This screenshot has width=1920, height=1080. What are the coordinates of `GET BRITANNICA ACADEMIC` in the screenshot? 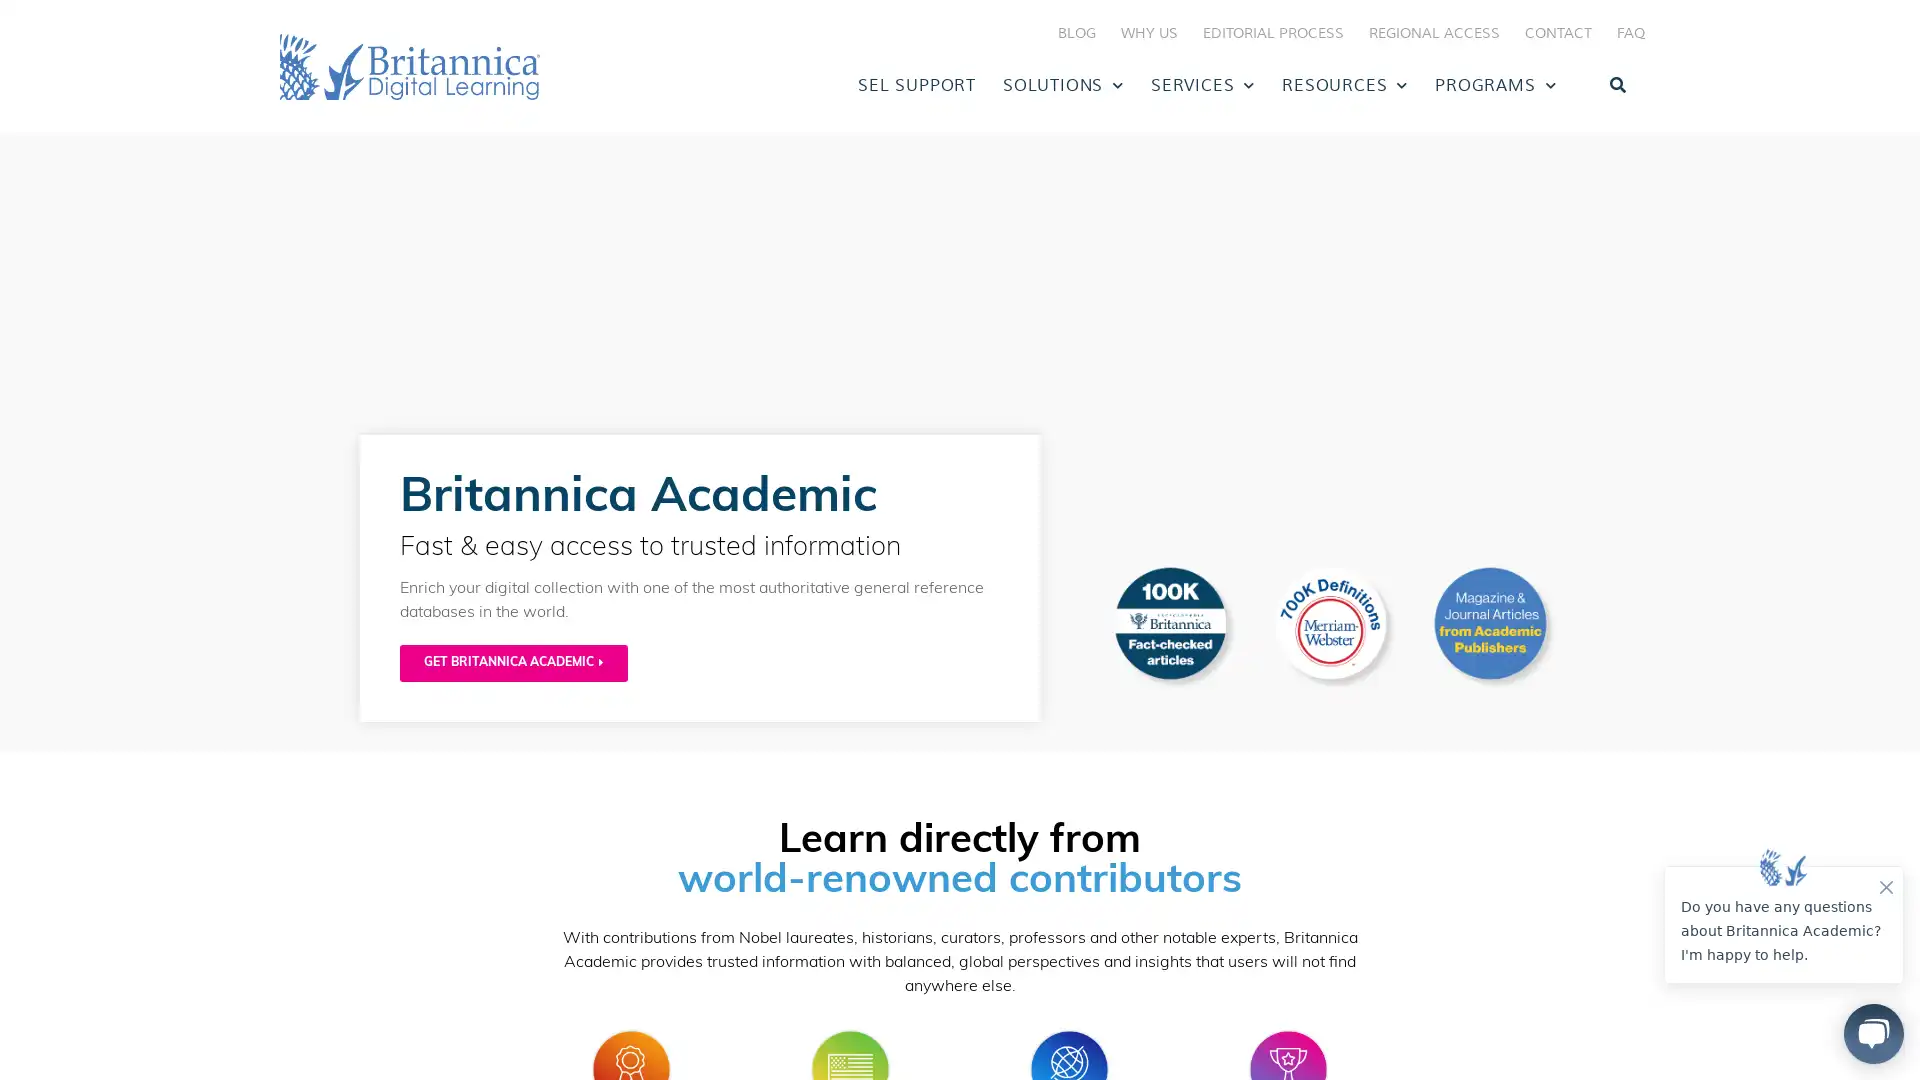 It's located at (513, 663).